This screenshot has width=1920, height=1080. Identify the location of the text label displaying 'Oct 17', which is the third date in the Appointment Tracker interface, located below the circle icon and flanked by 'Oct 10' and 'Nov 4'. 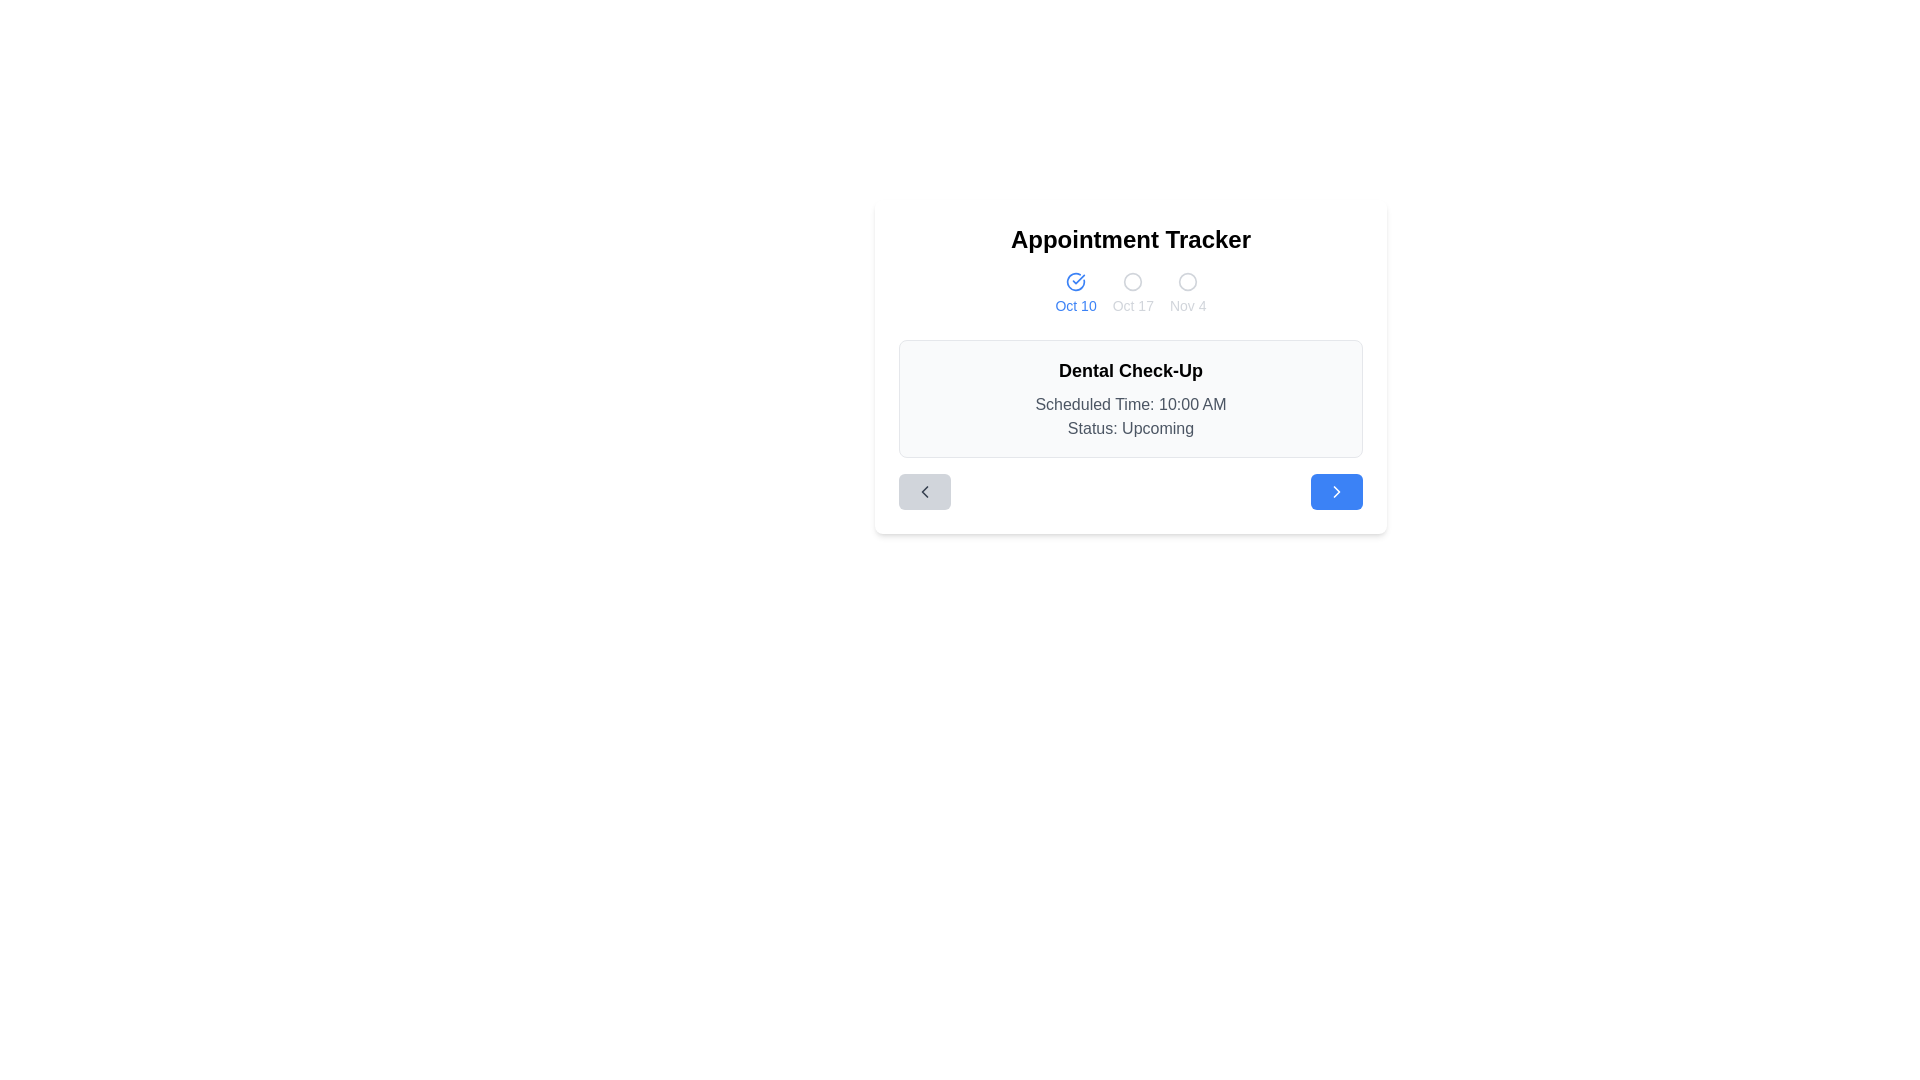
(1133, 305).